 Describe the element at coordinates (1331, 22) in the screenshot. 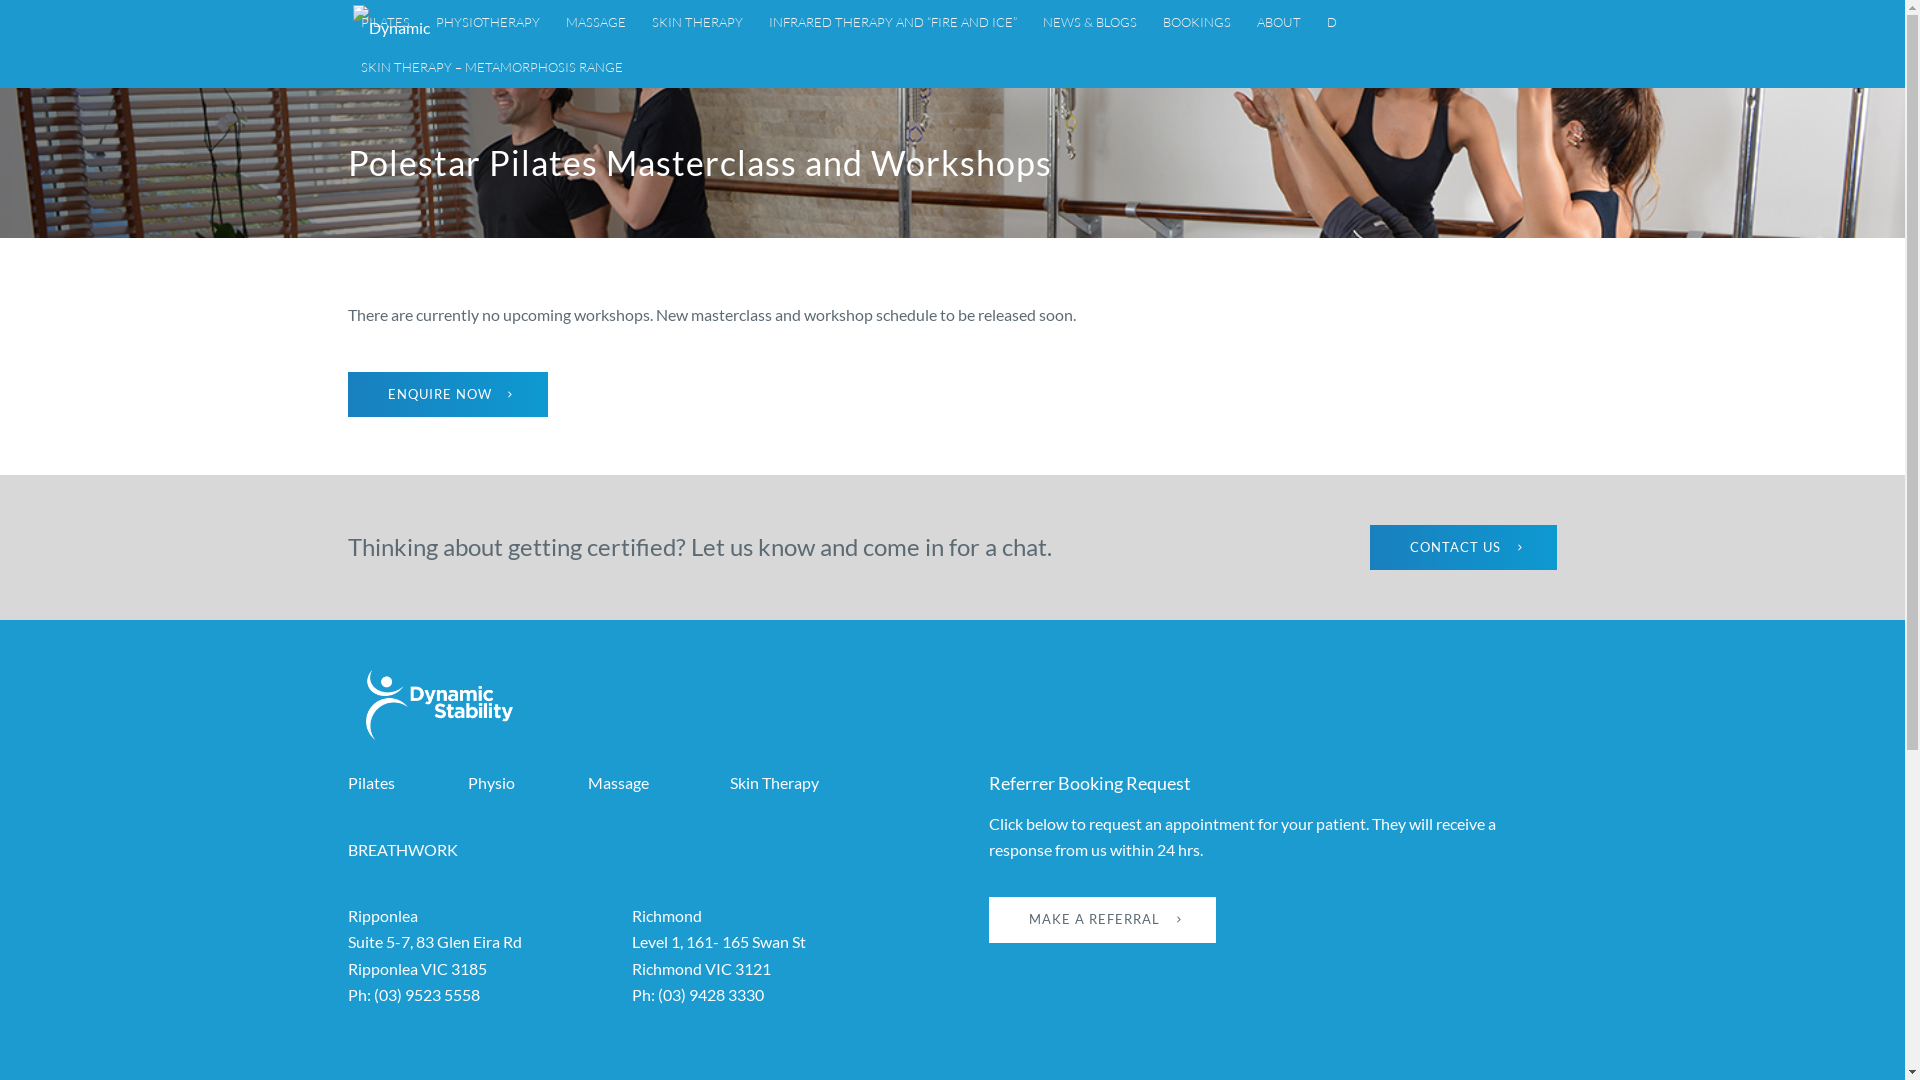

I see `'D'` at that location.